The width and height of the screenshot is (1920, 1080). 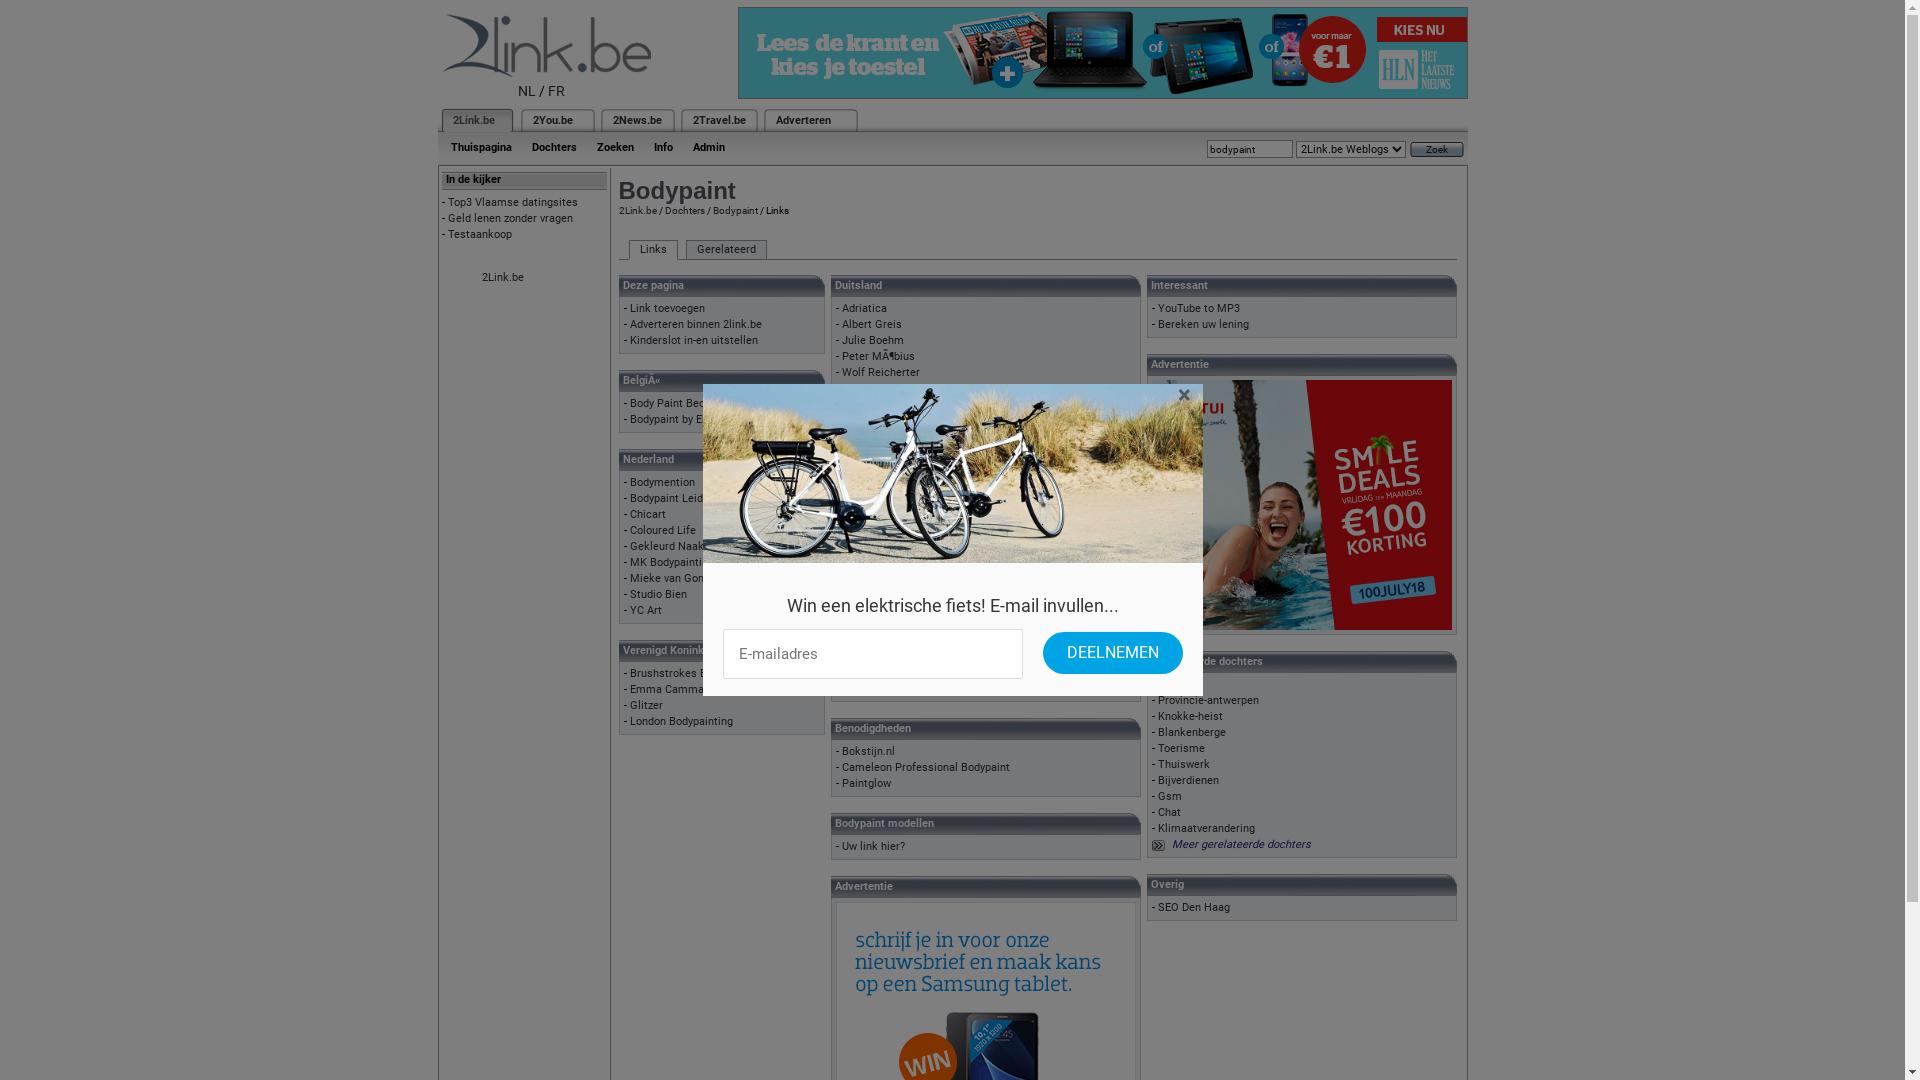 What do you see at coordinates (694, 339) in the screenshot?
I see `'Kinderslot in-en uitstellen'` at bounding box center [694, 339].